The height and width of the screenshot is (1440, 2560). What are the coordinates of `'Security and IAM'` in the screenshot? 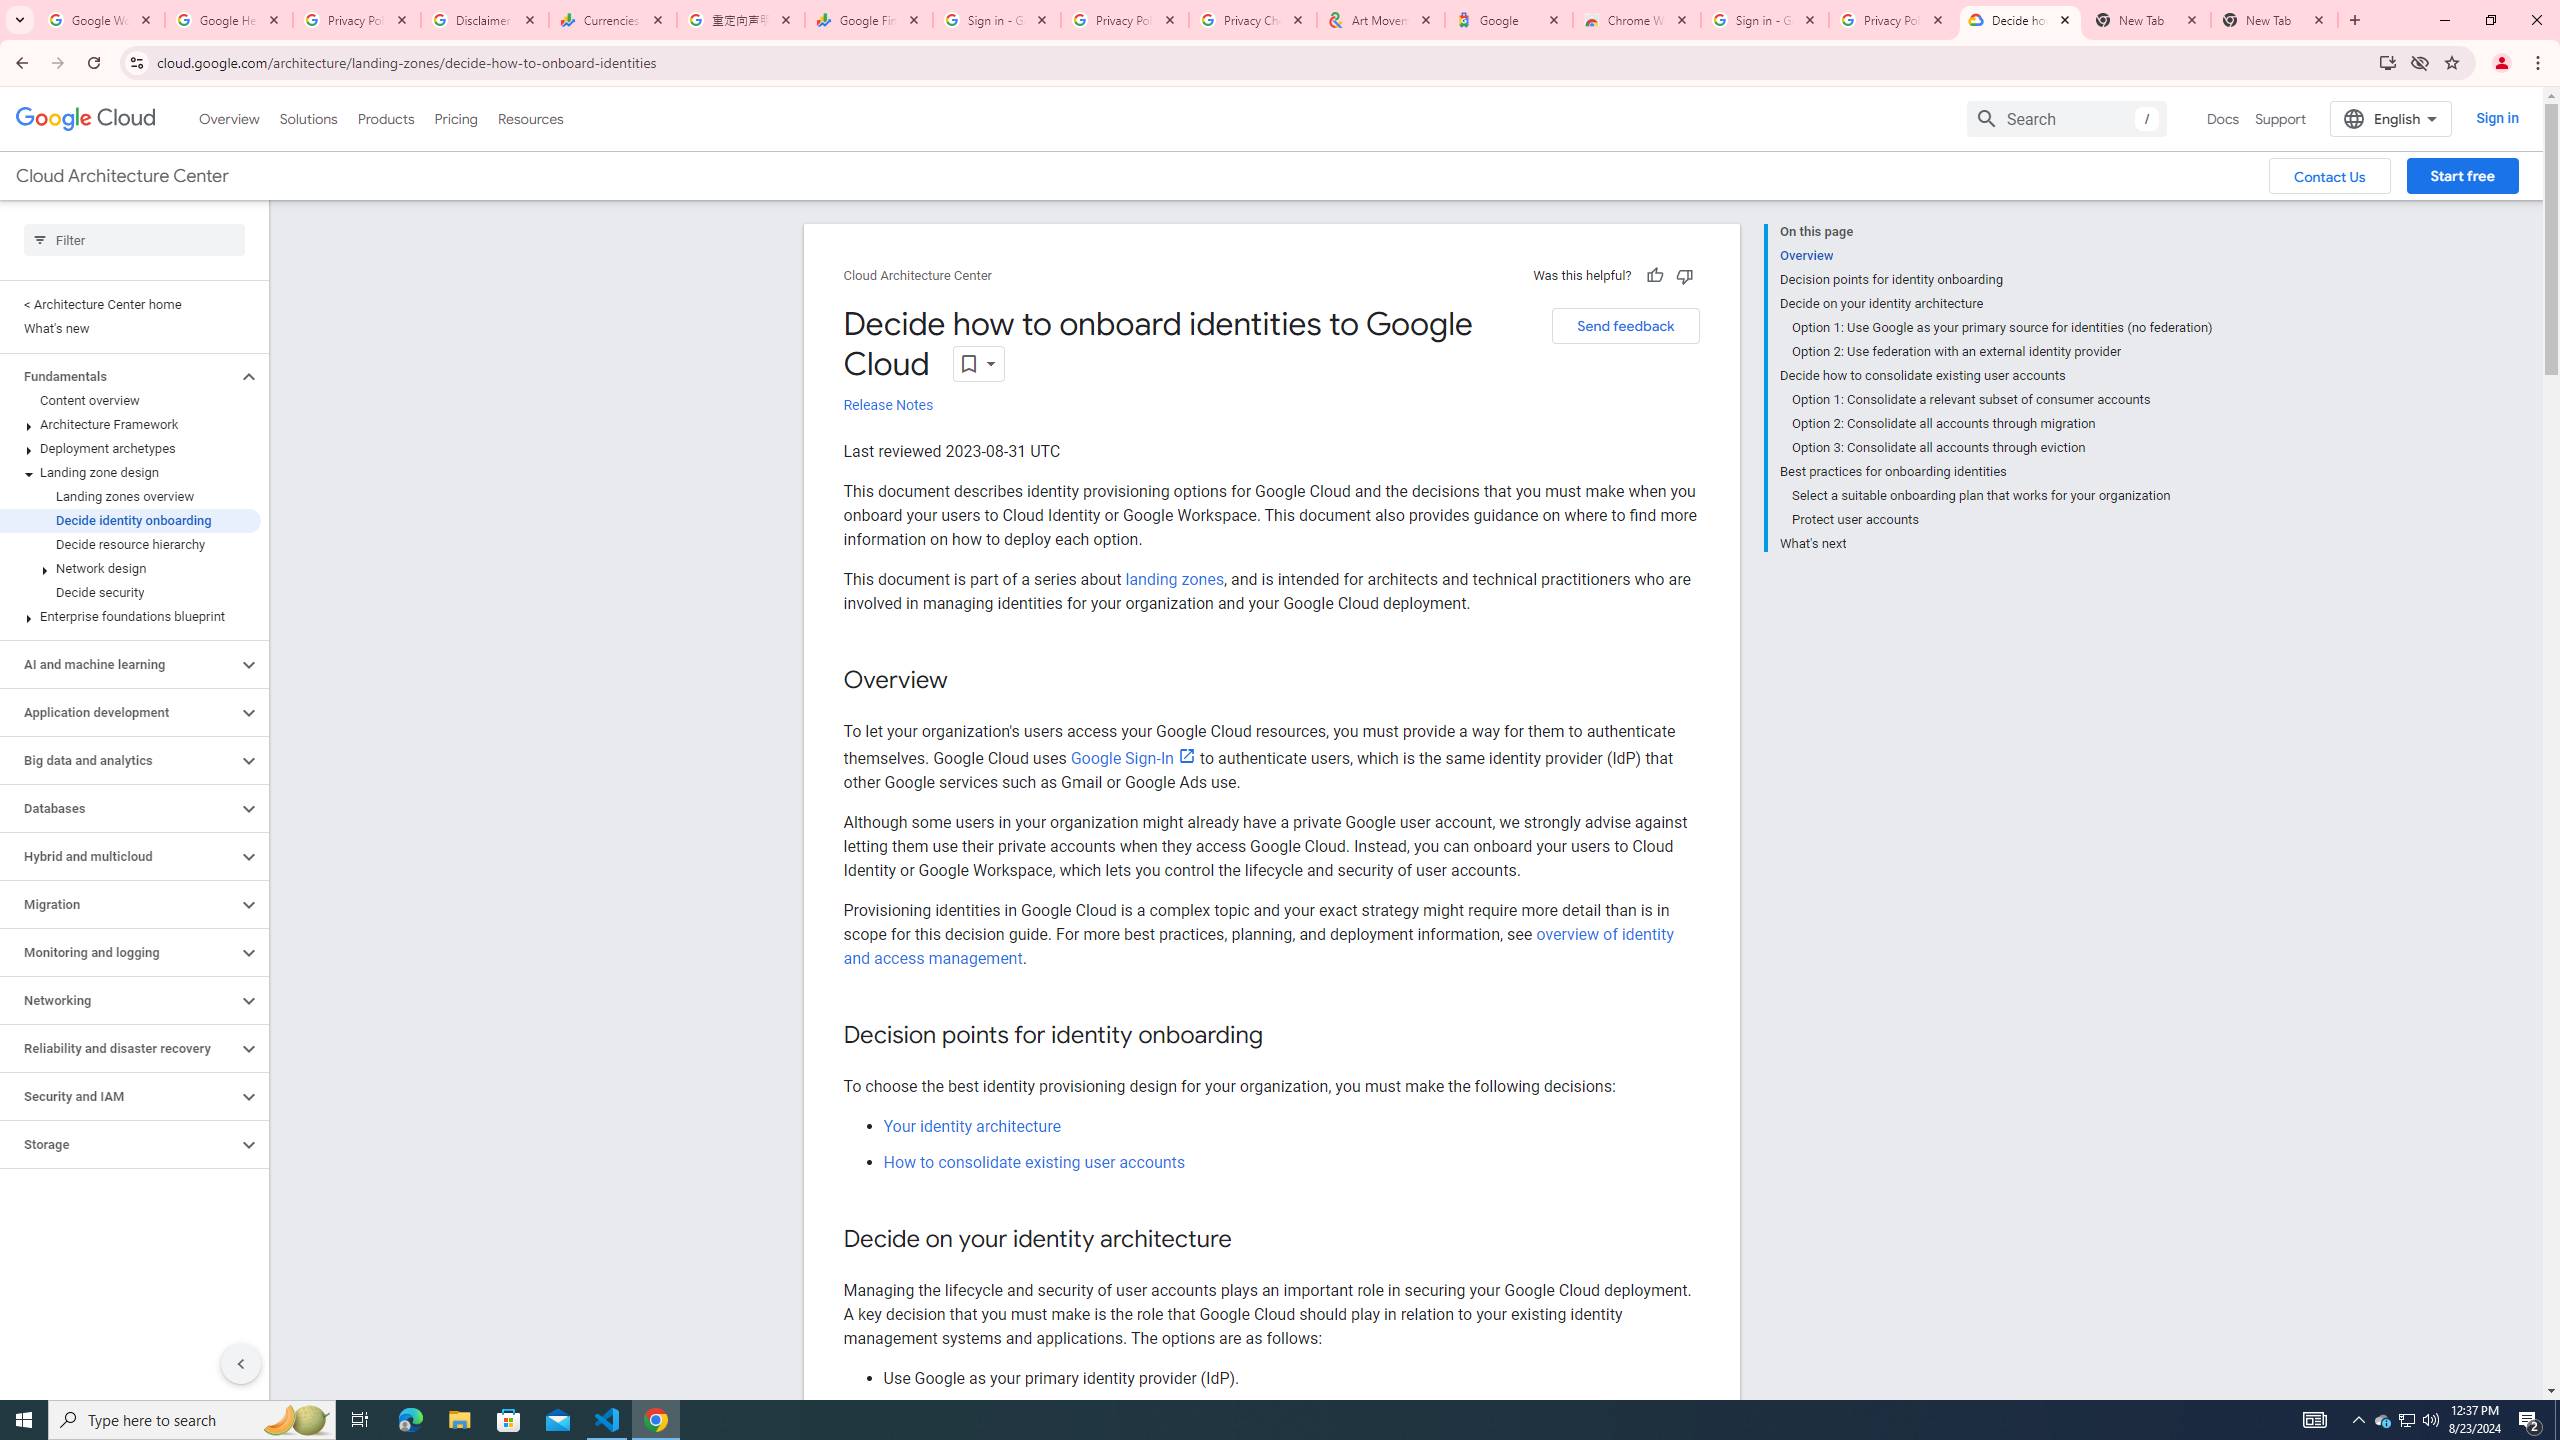 It's located at (118, 1095).